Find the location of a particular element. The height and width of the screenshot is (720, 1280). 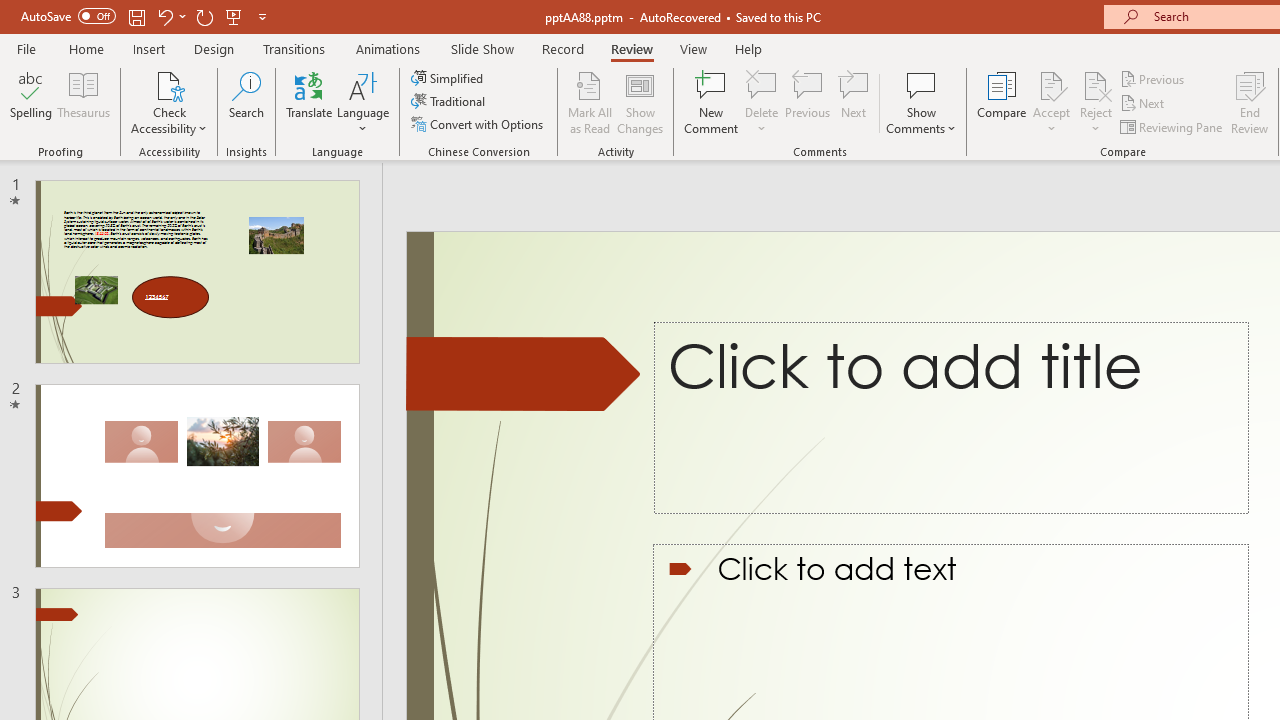

'Translate' is located at coordinates (308, 103).